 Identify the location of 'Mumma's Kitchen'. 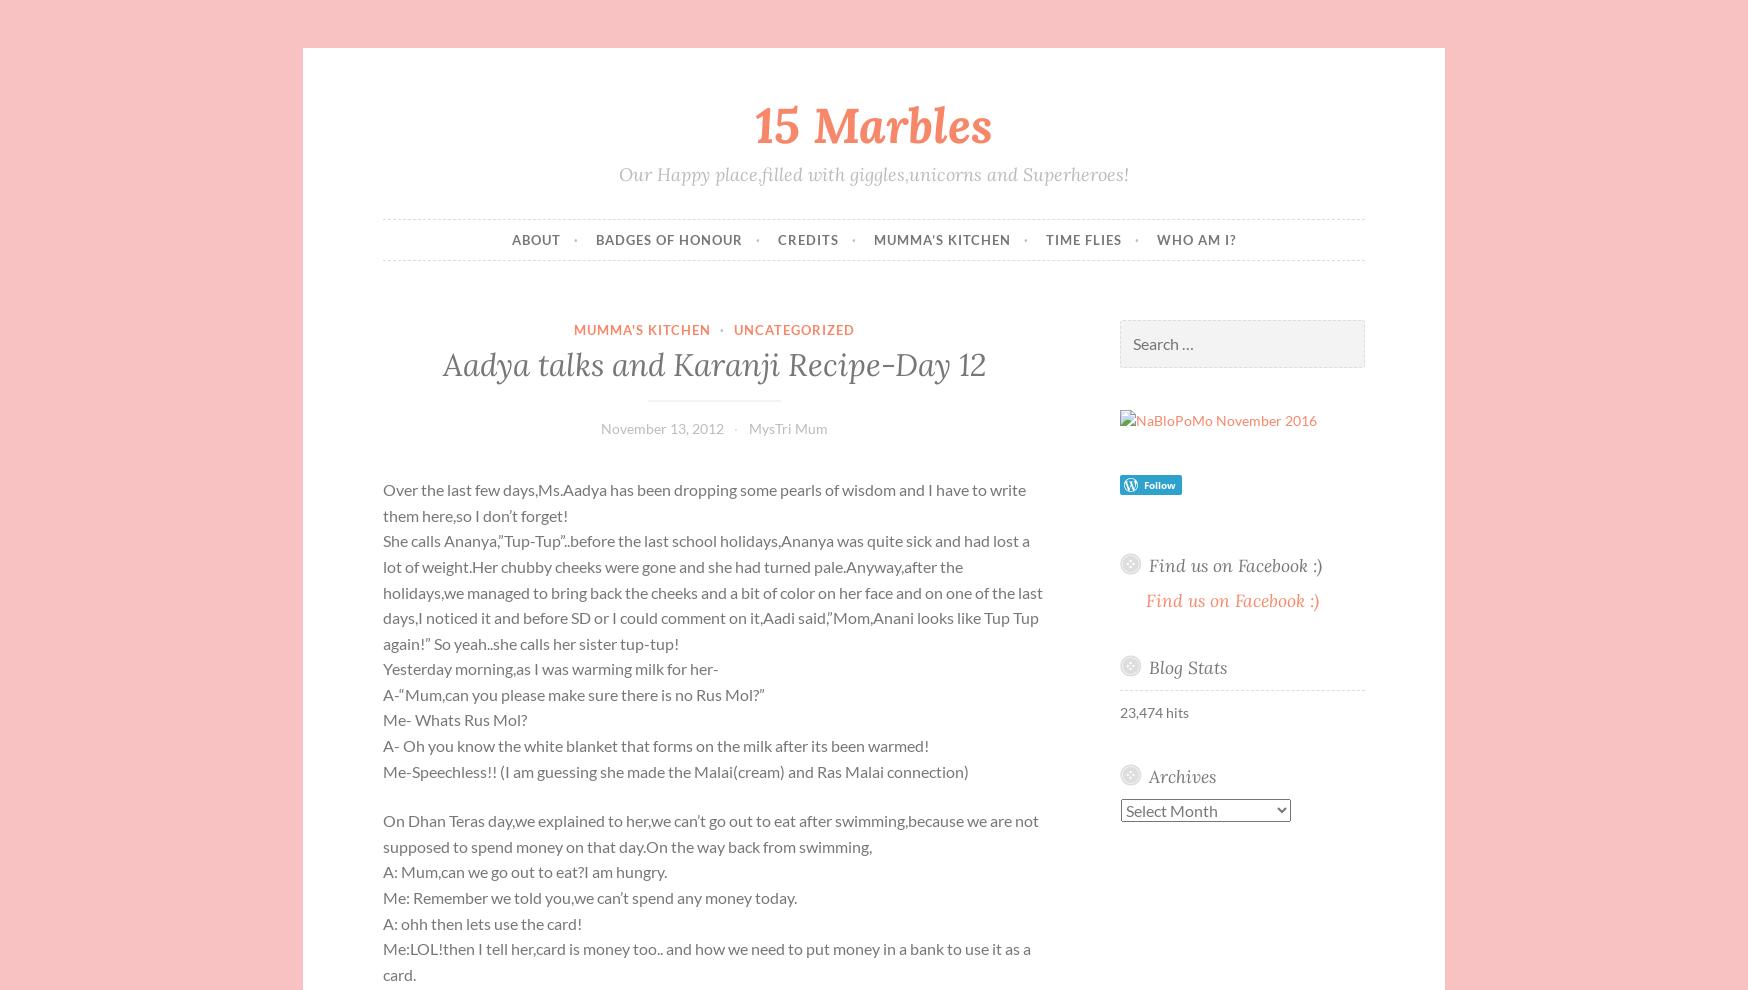
(641, 327).